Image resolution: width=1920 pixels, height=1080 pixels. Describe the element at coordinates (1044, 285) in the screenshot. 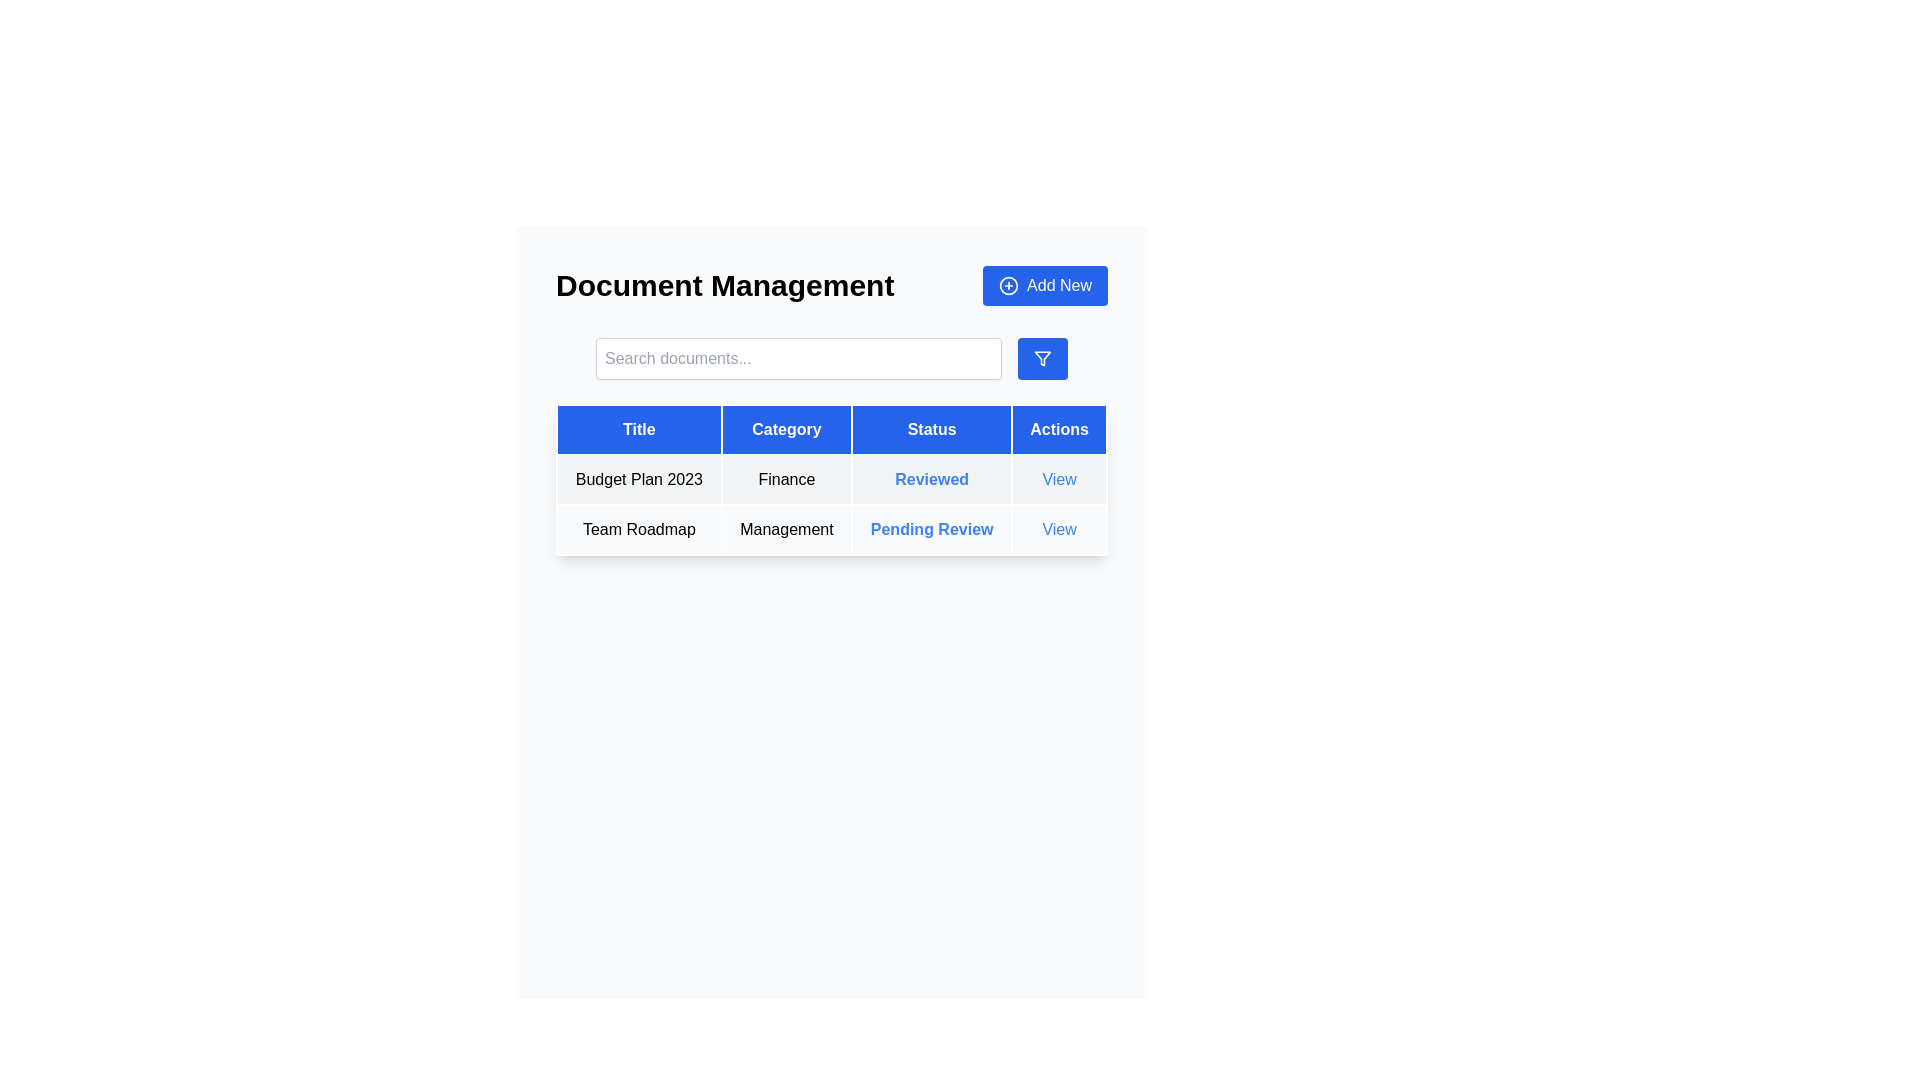

I see `the 'Add New' button located in the top-right corner of the header section next to the 'Document Management' title to trigger any hover effects` at that location.